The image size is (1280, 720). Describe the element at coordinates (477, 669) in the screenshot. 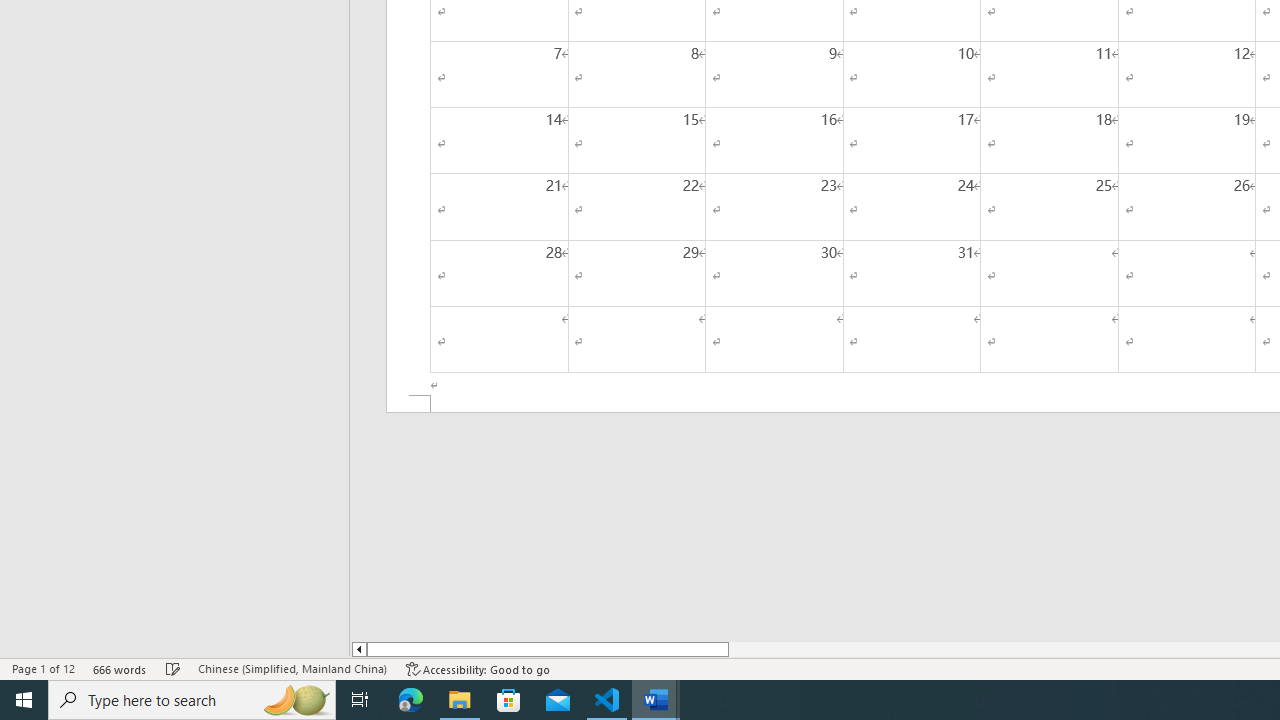

I see `'Accessibility Checker Accessibility: Good to go'` at that location.